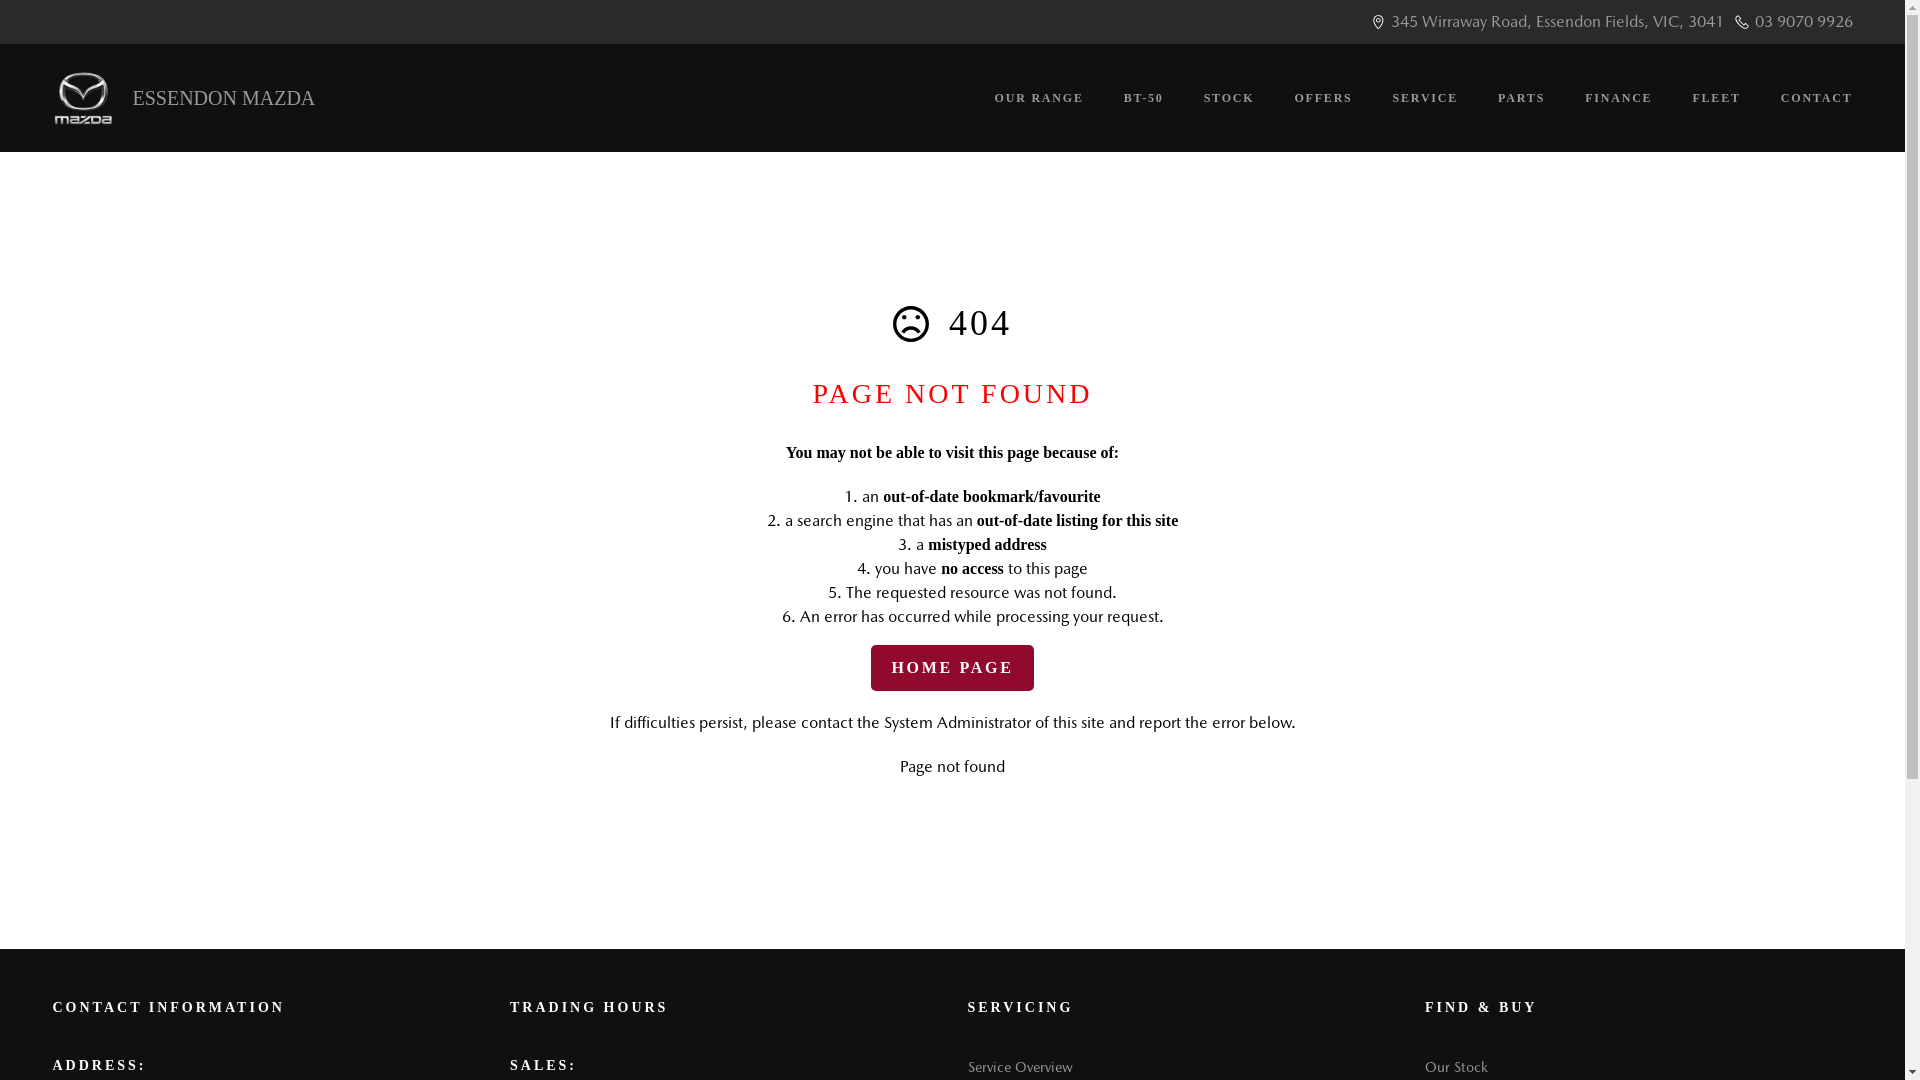 This screenshot has height=1080, width=1920. I want to click on 'HOME PAGE', so click(950, 667).